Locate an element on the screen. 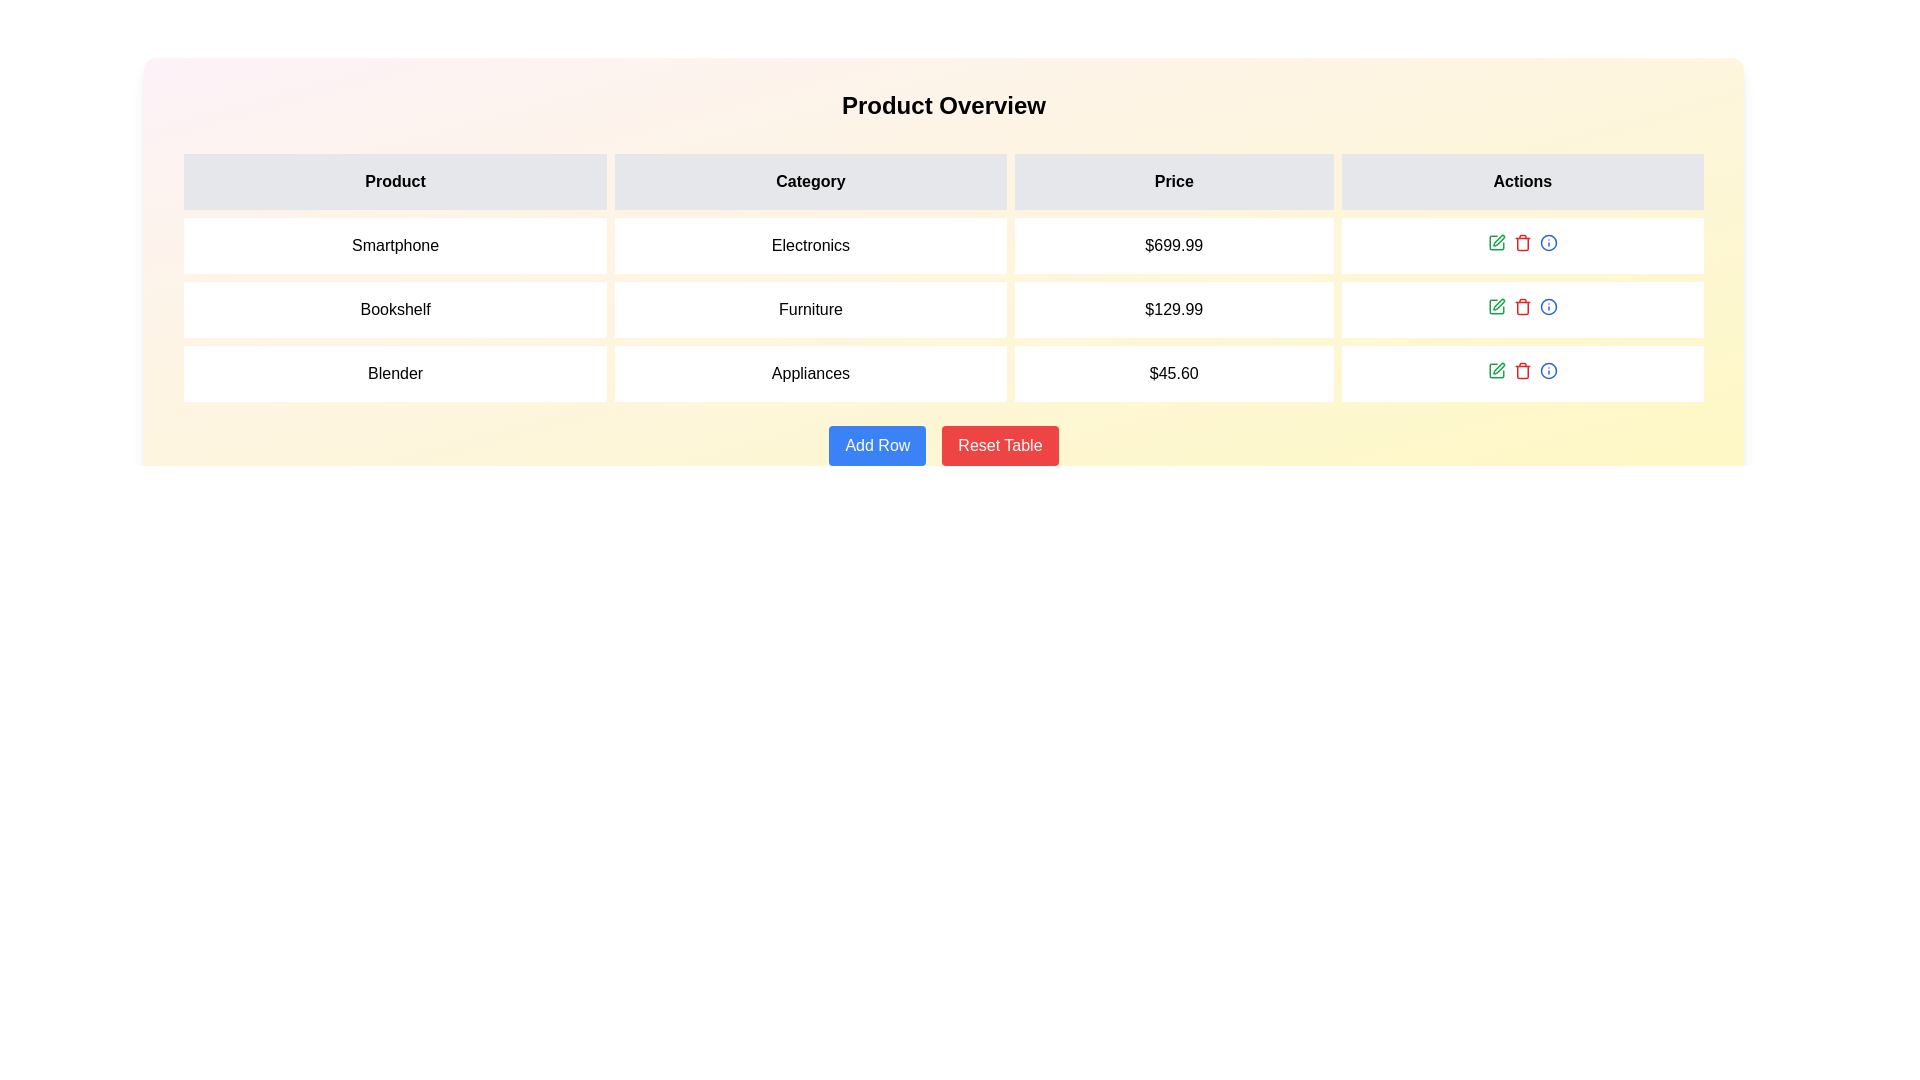  text from the Text Label located in the second column of the second row under the 'Category' header is located at coordinates (811, 309).